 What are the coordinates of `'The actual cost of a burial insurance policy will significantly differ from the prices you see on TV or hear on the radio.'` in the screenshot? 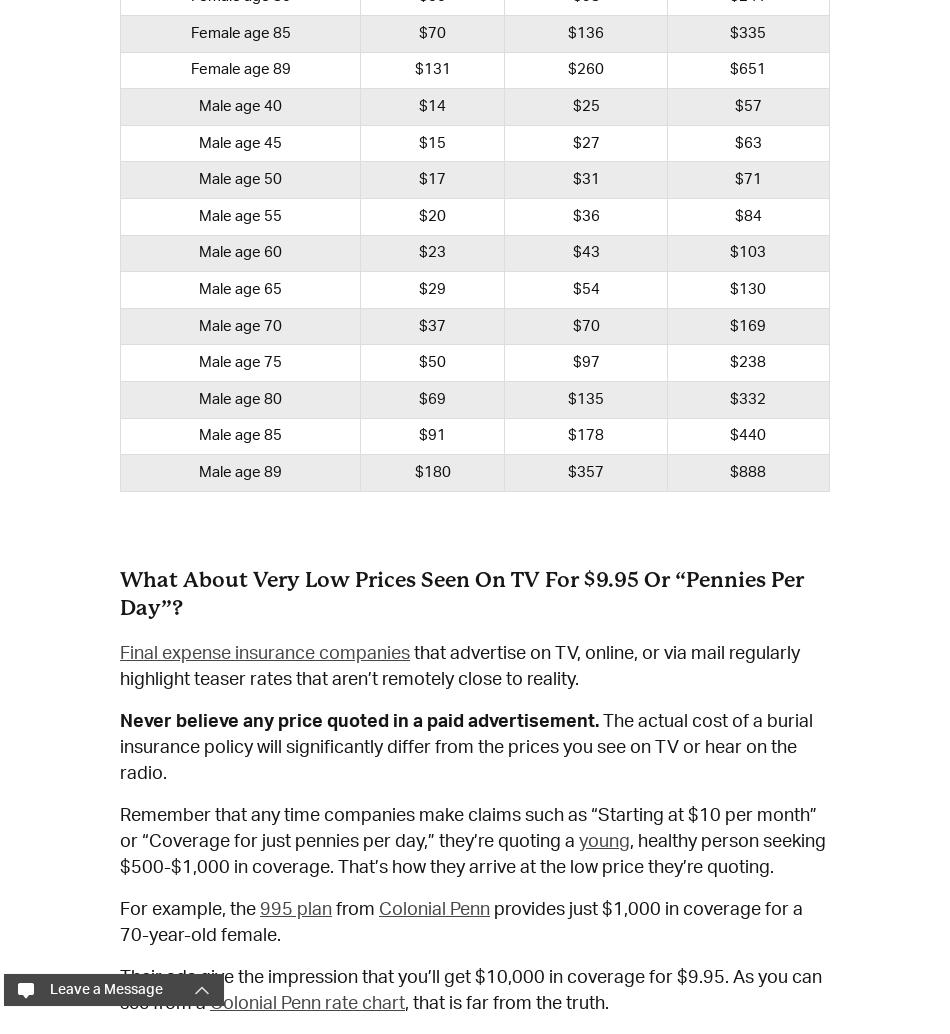 It's located at (119, 747).